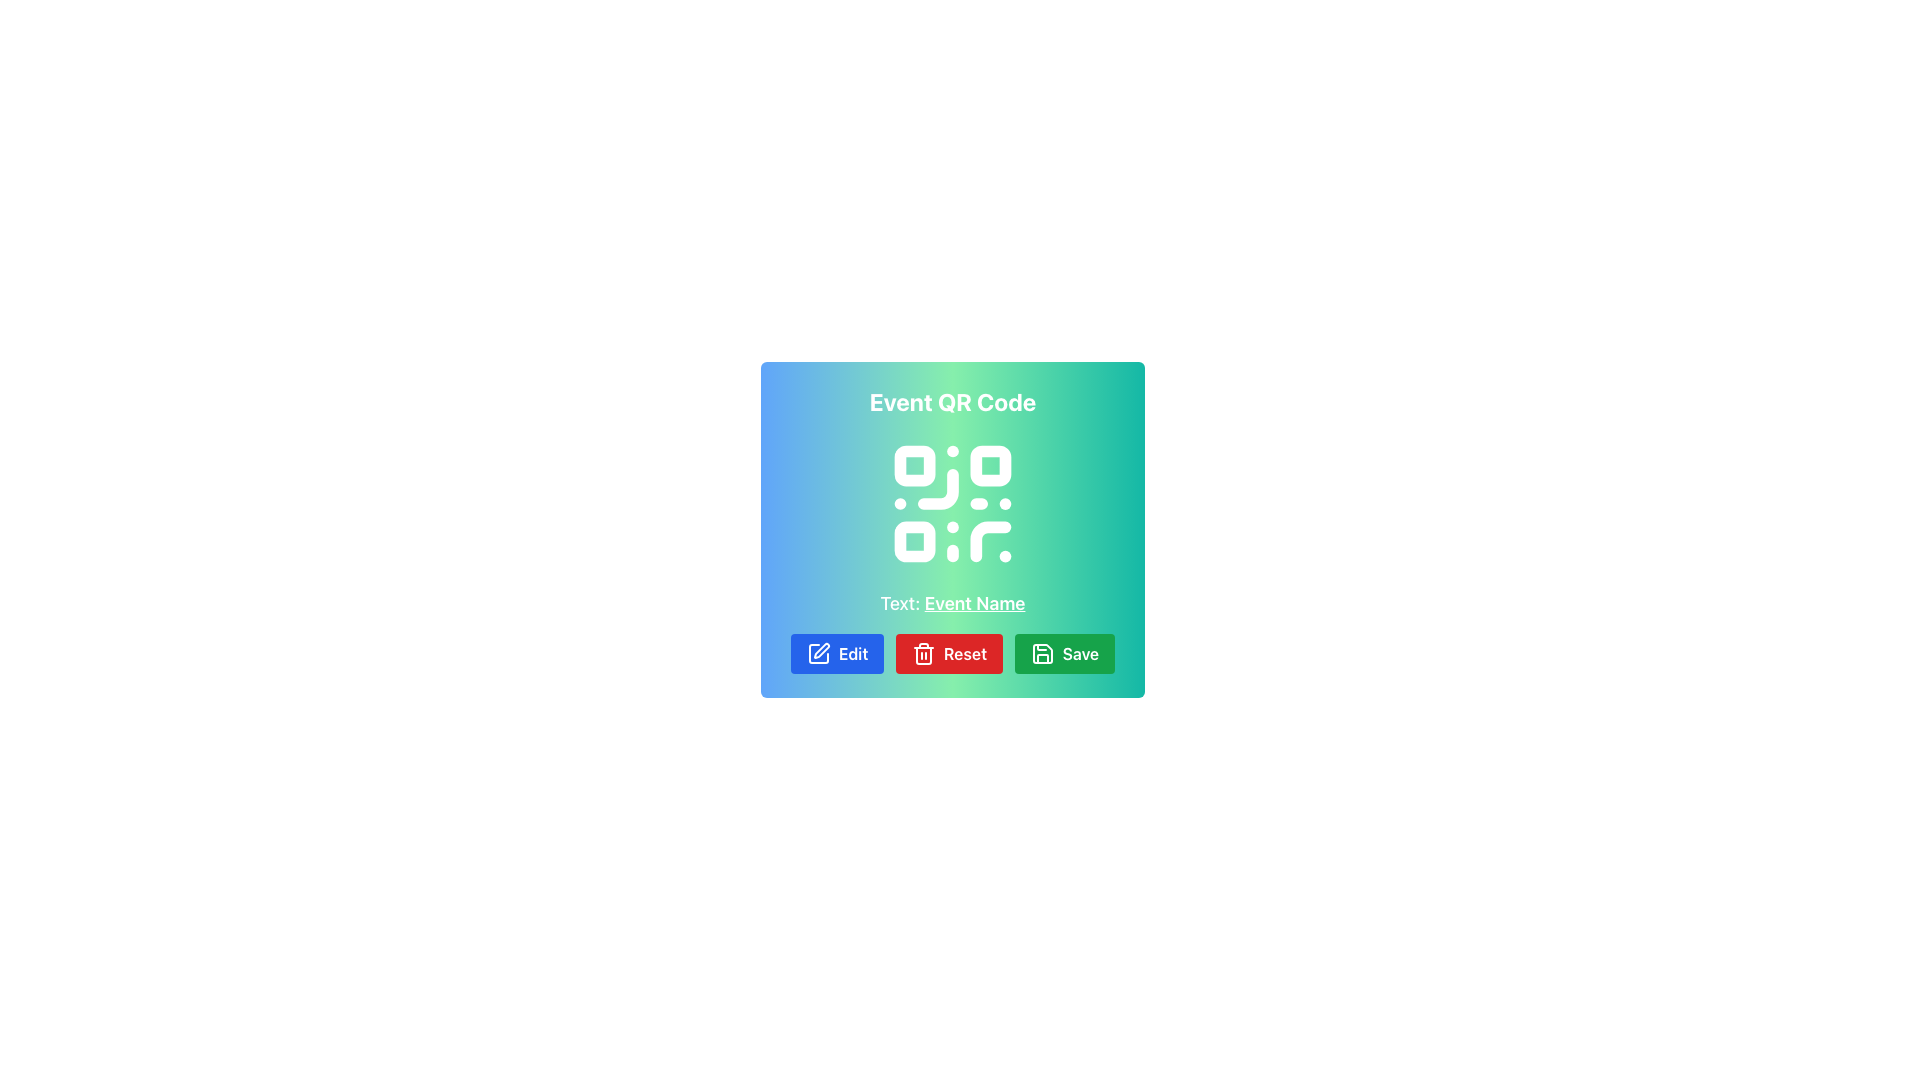 The height and width of the screenshot is (1080, 1920). I want to click on the 'Save' button icon indicating a save action, located at the bottom-right corner of the interface, to the right of the red 'Reset' button, so click(1041, 654).